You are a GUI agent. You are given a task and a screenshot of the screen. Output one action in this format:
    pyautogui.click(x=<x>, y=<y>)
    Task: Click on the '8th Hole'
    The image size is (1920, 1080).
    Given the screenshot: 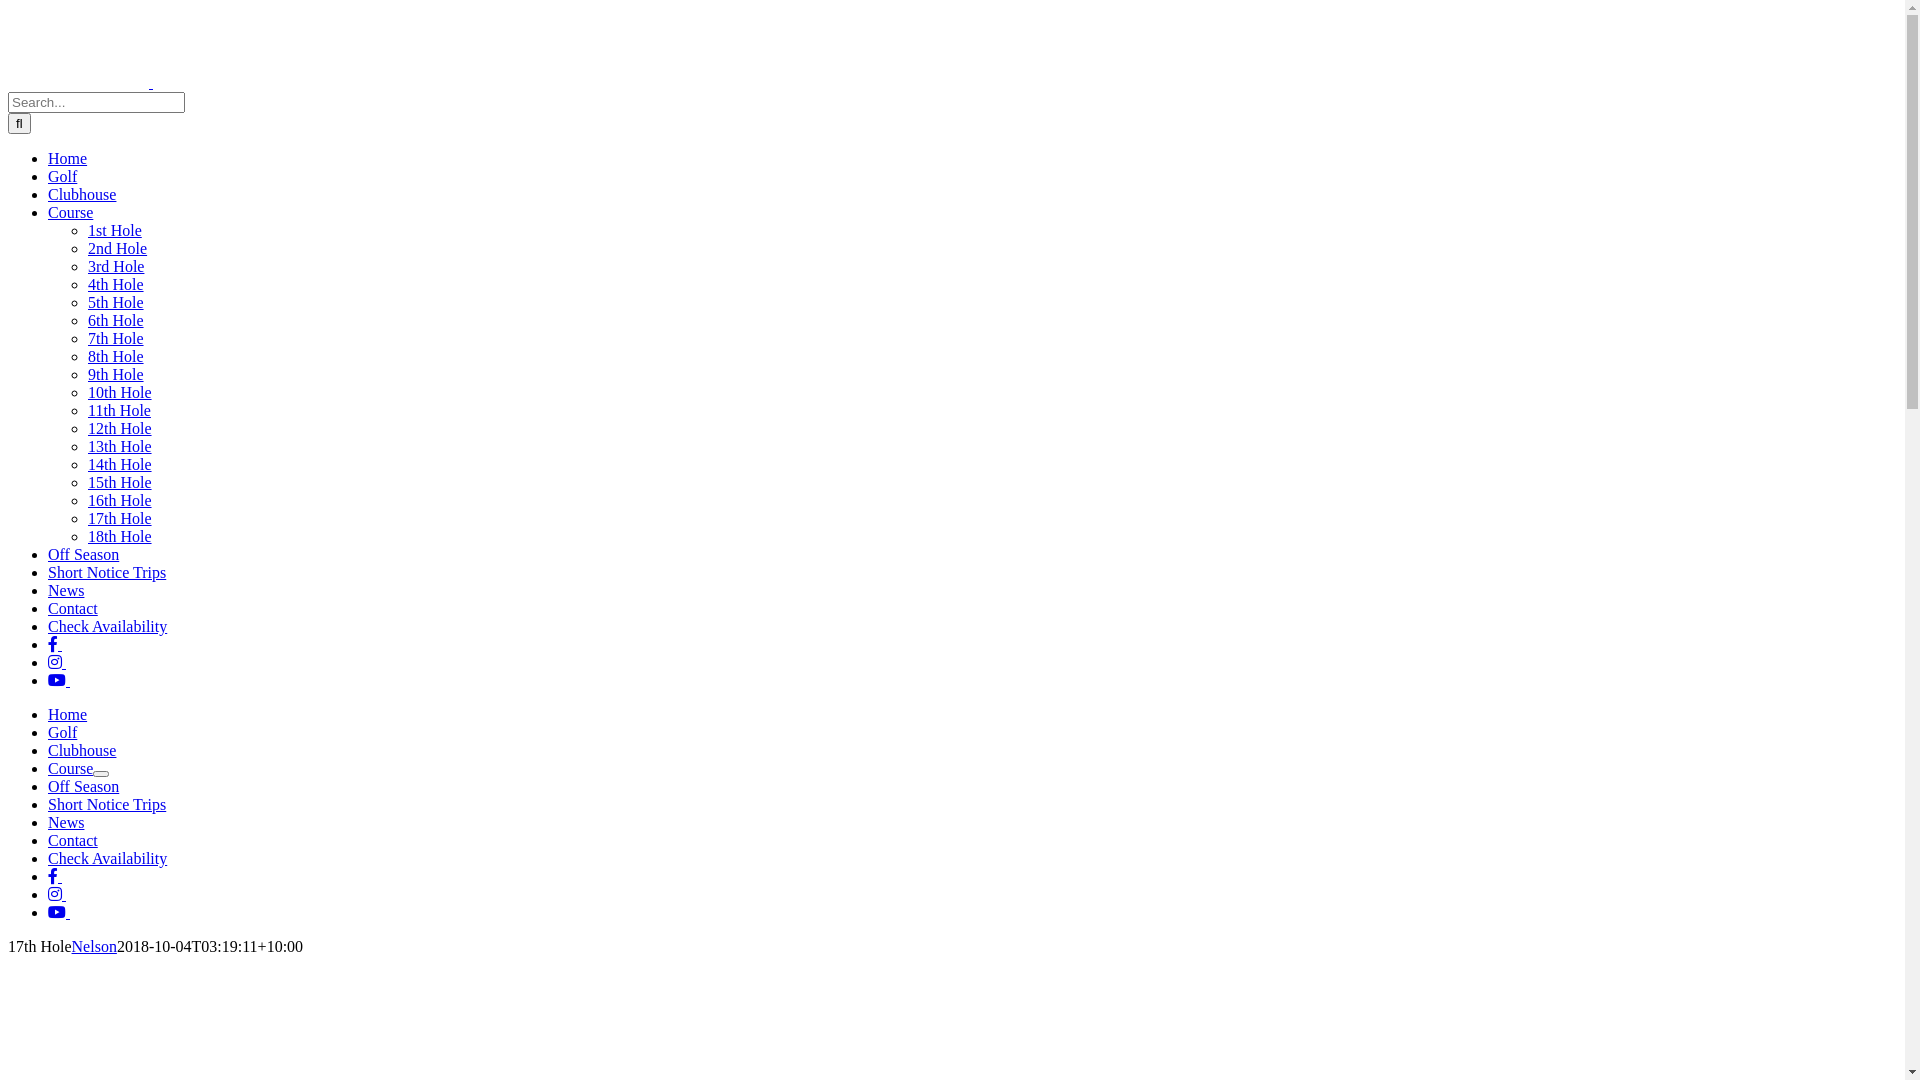 What is the action you would take?
    pyautogui.click(x=114, y=355)
    